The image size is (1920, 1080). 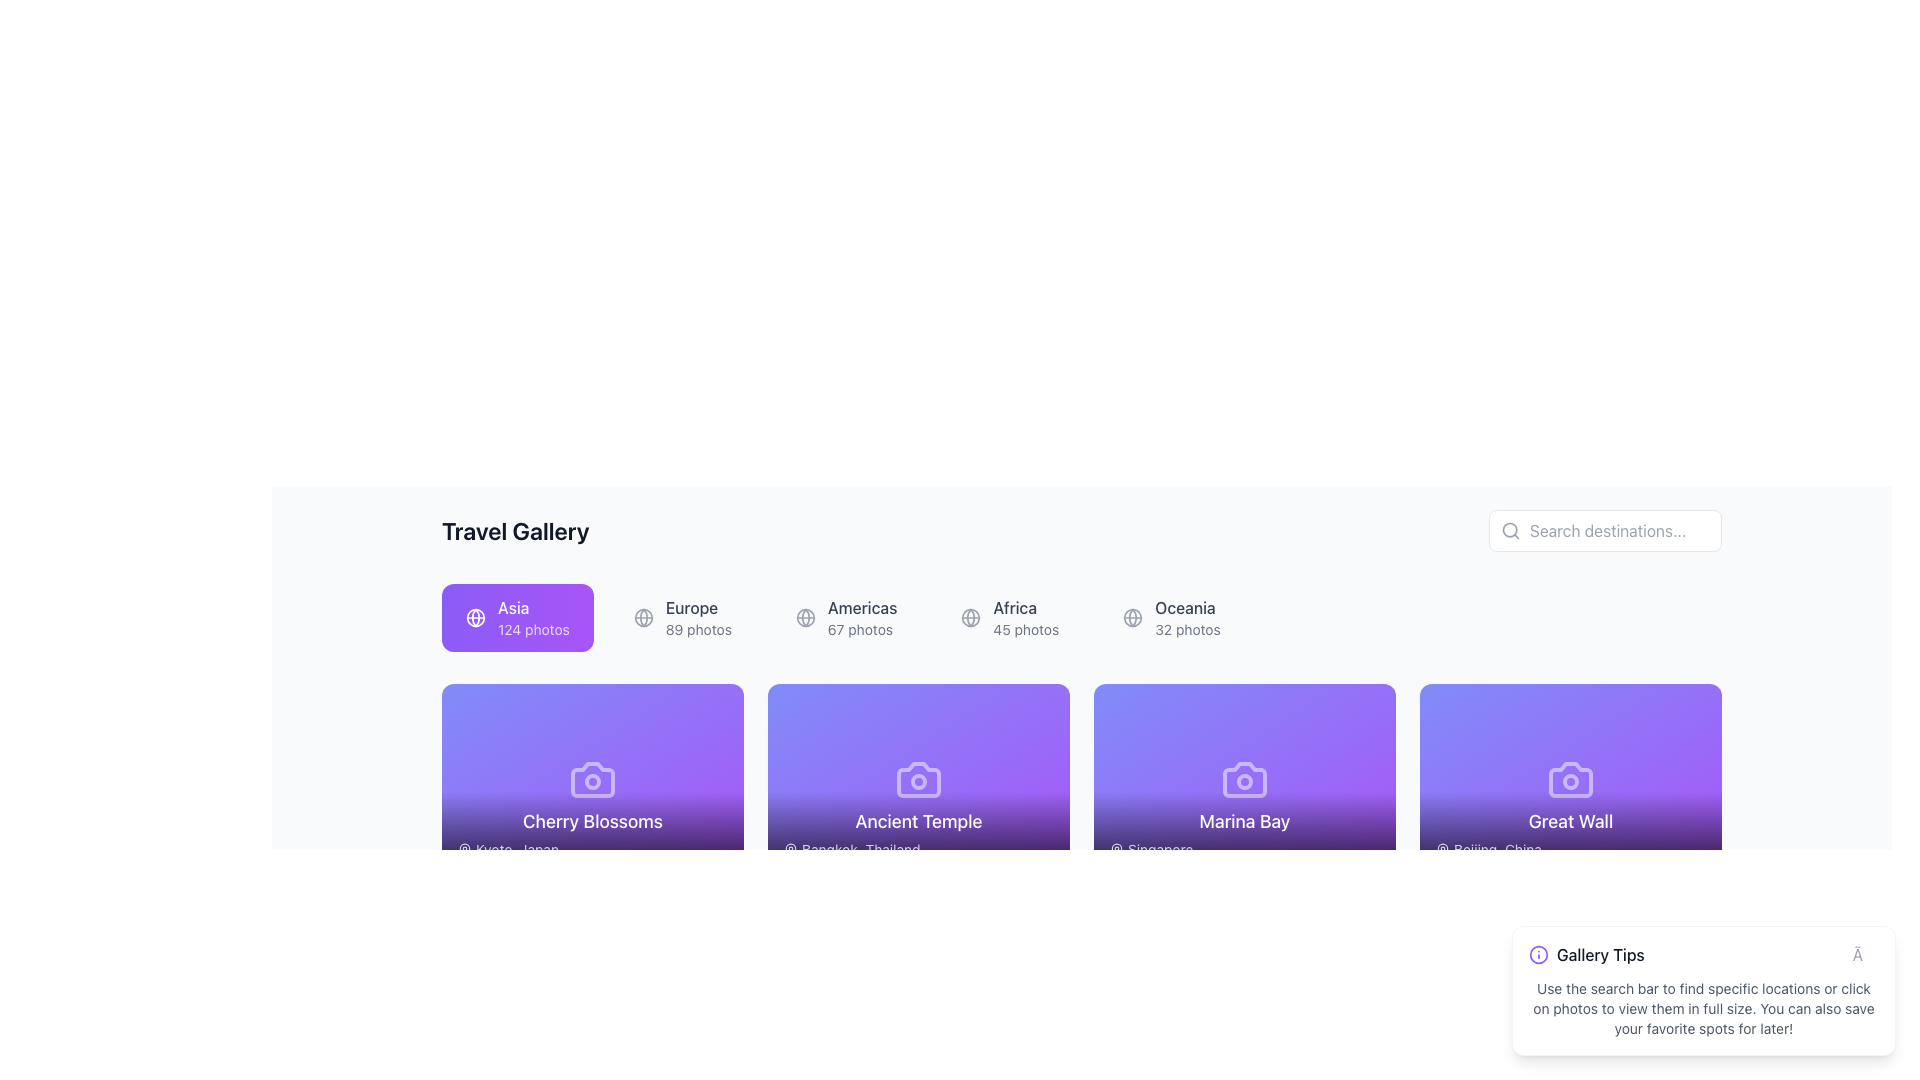 I want to click on a button in the navigation menu located beneath the 'Travel Gallery' header to navigate to a different photo gallery, so click(x=1080, y=616).